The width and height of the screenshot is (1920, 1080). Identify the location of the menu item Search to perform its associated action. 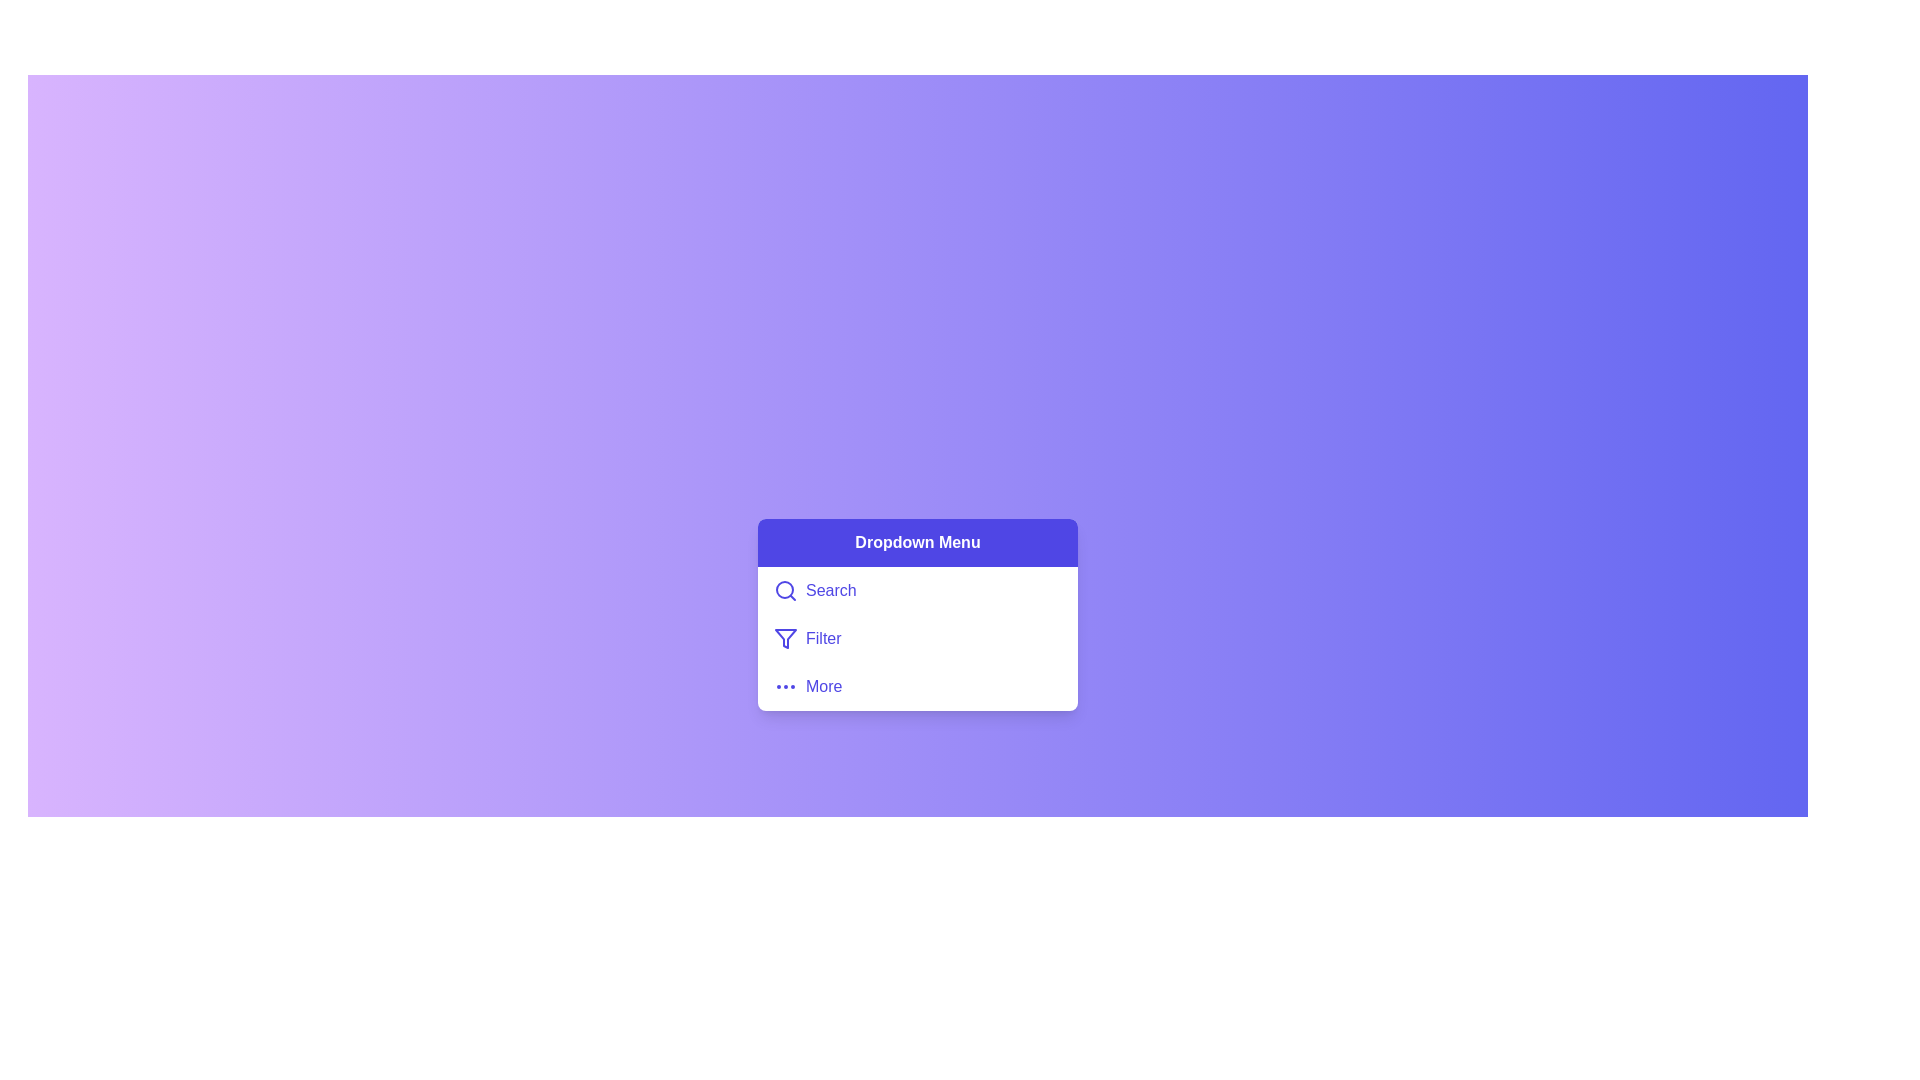
(916, 589).